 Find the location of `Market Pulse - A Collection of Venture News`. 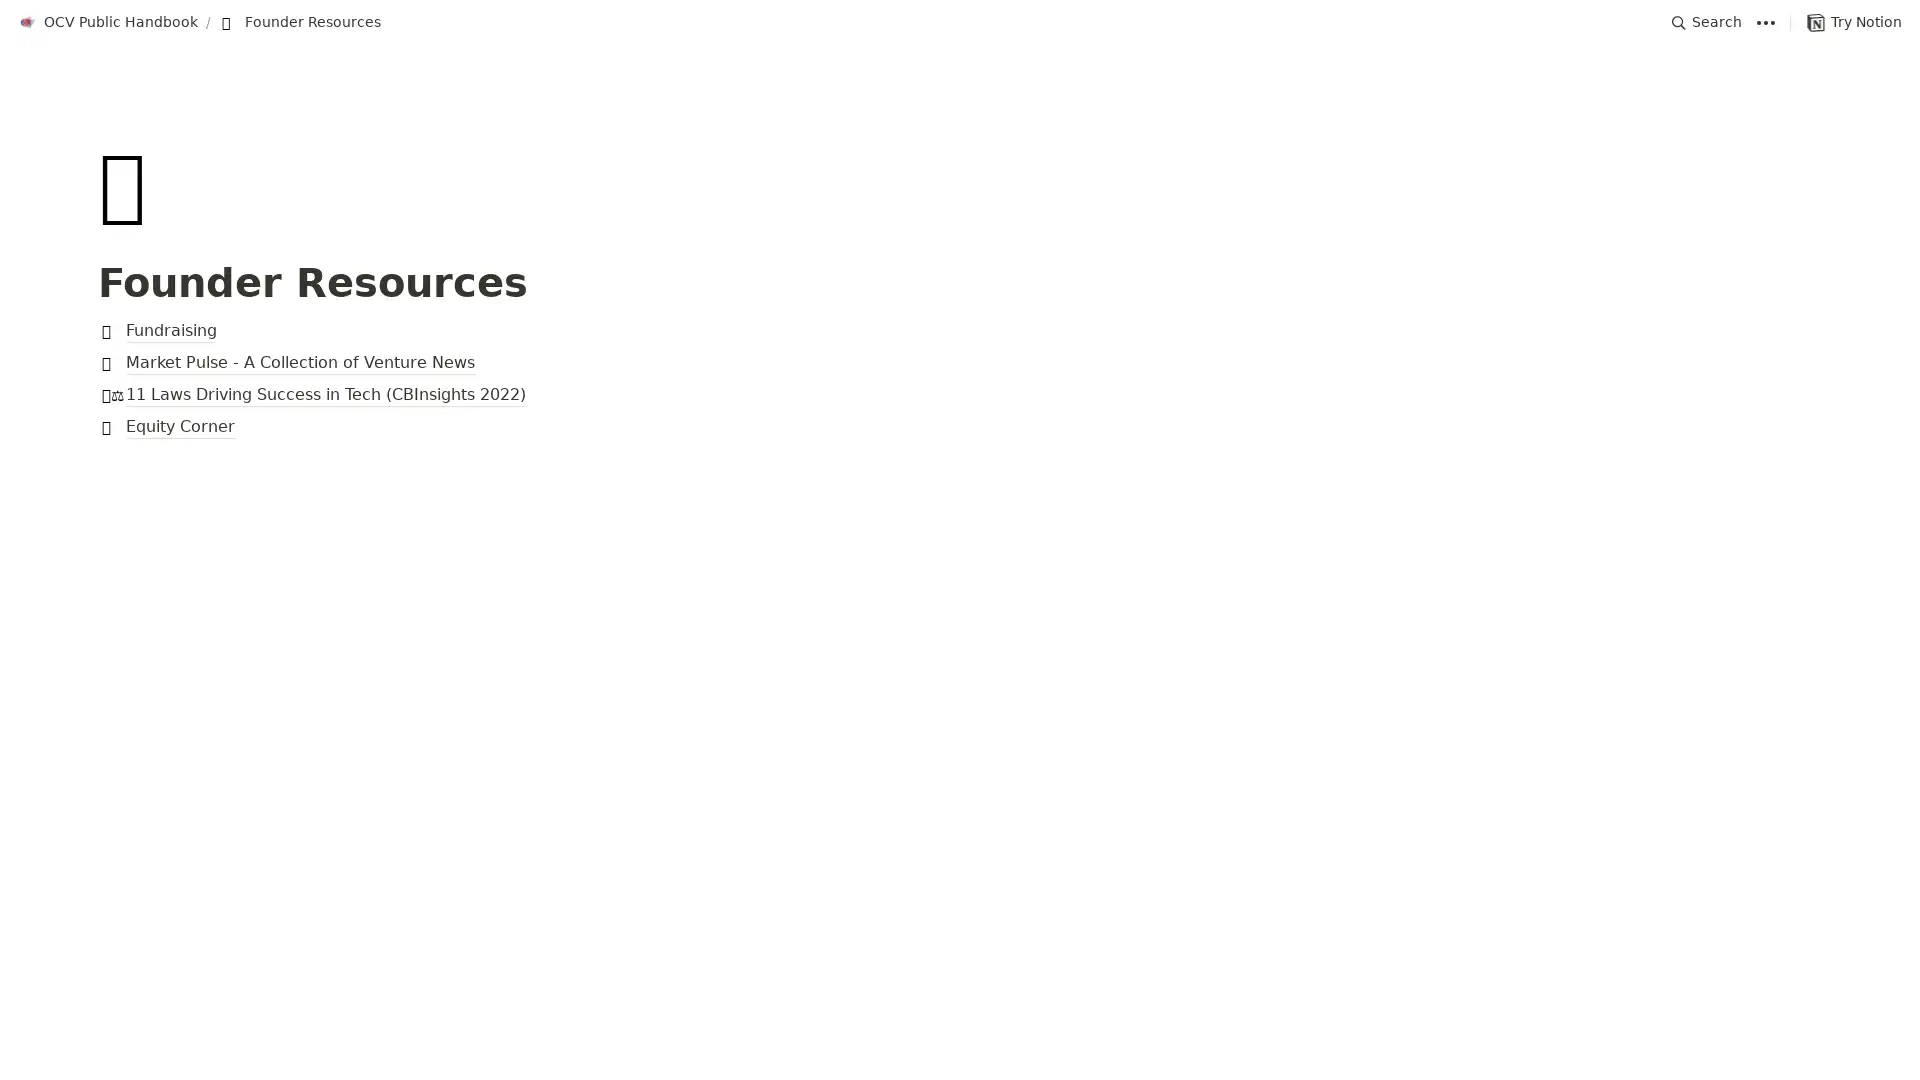

Market Pulse - A Collection of Venture News is located at coordinates (960, 363).